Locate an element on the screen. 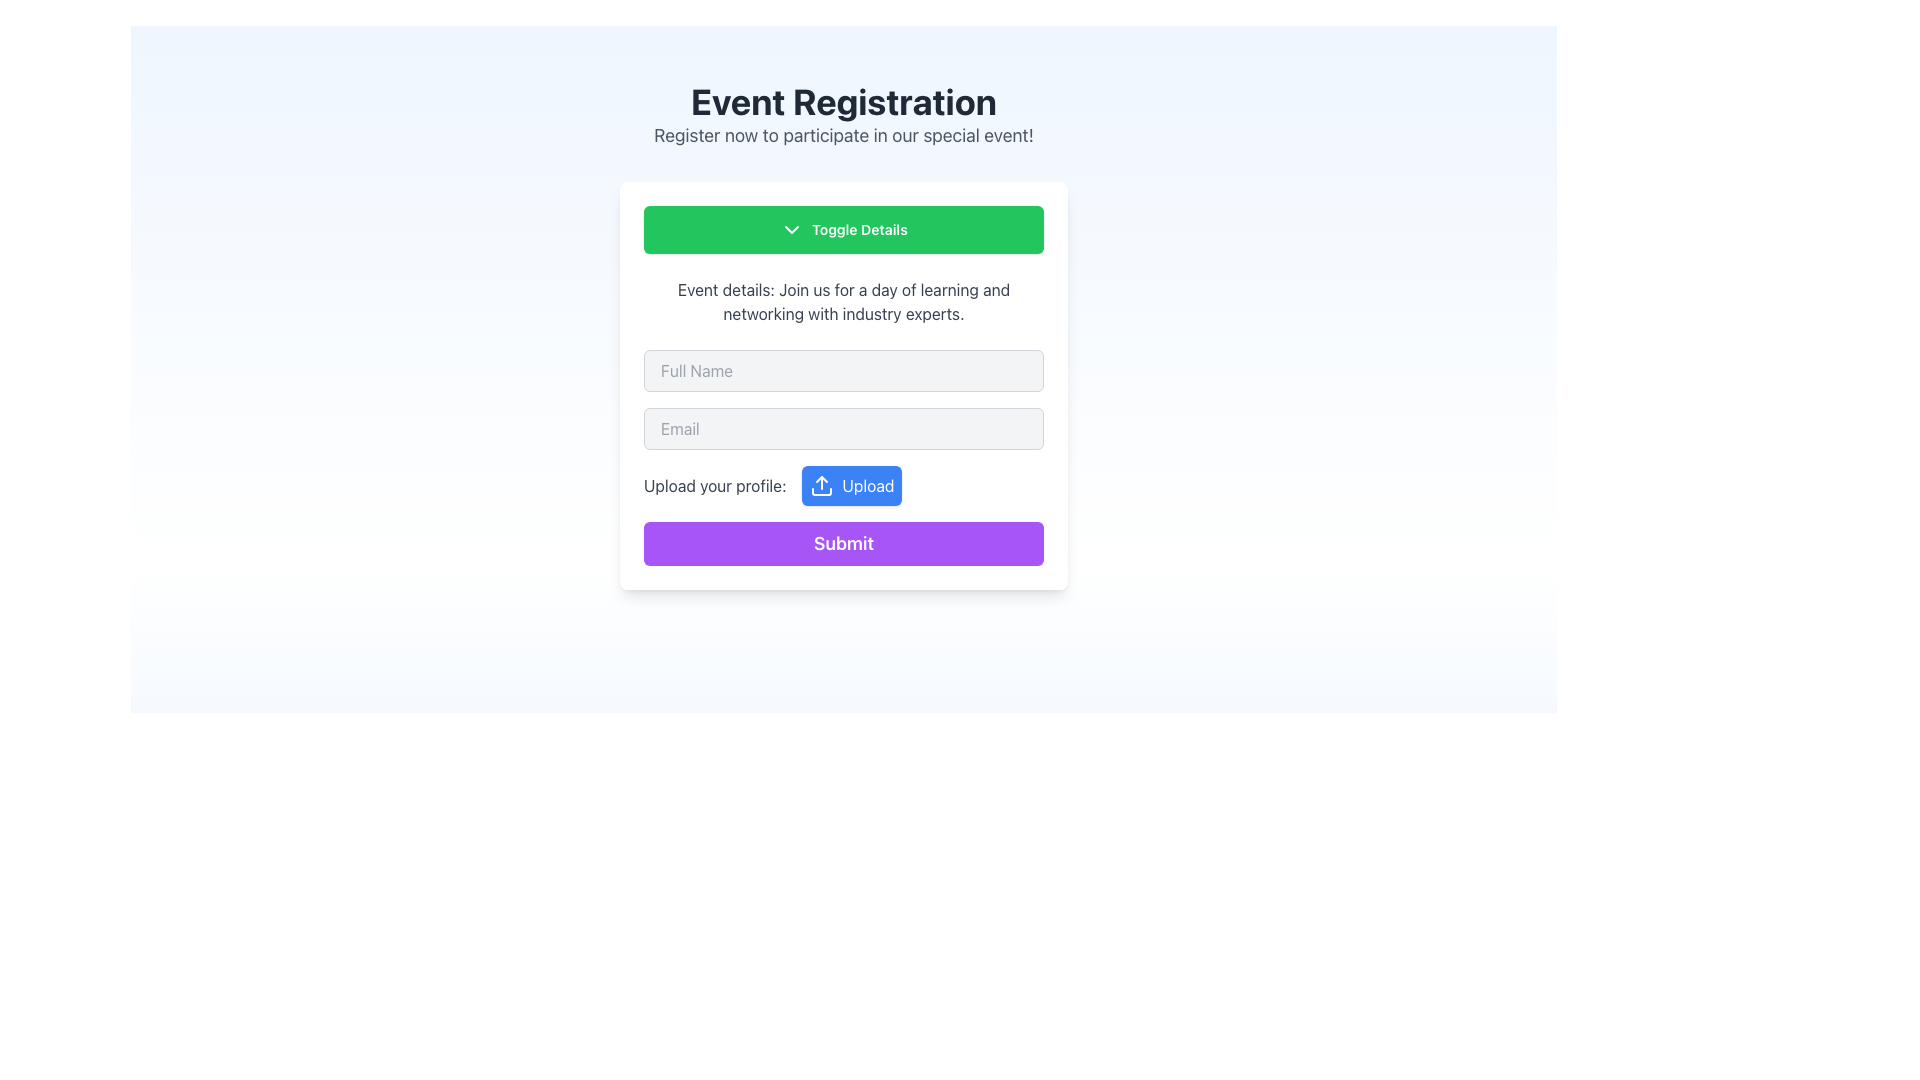  the chevron icon located in the top left of the 'Toggle Details' button within the green background to show or hide additional details related to the form is located at coordinates (791, 229).